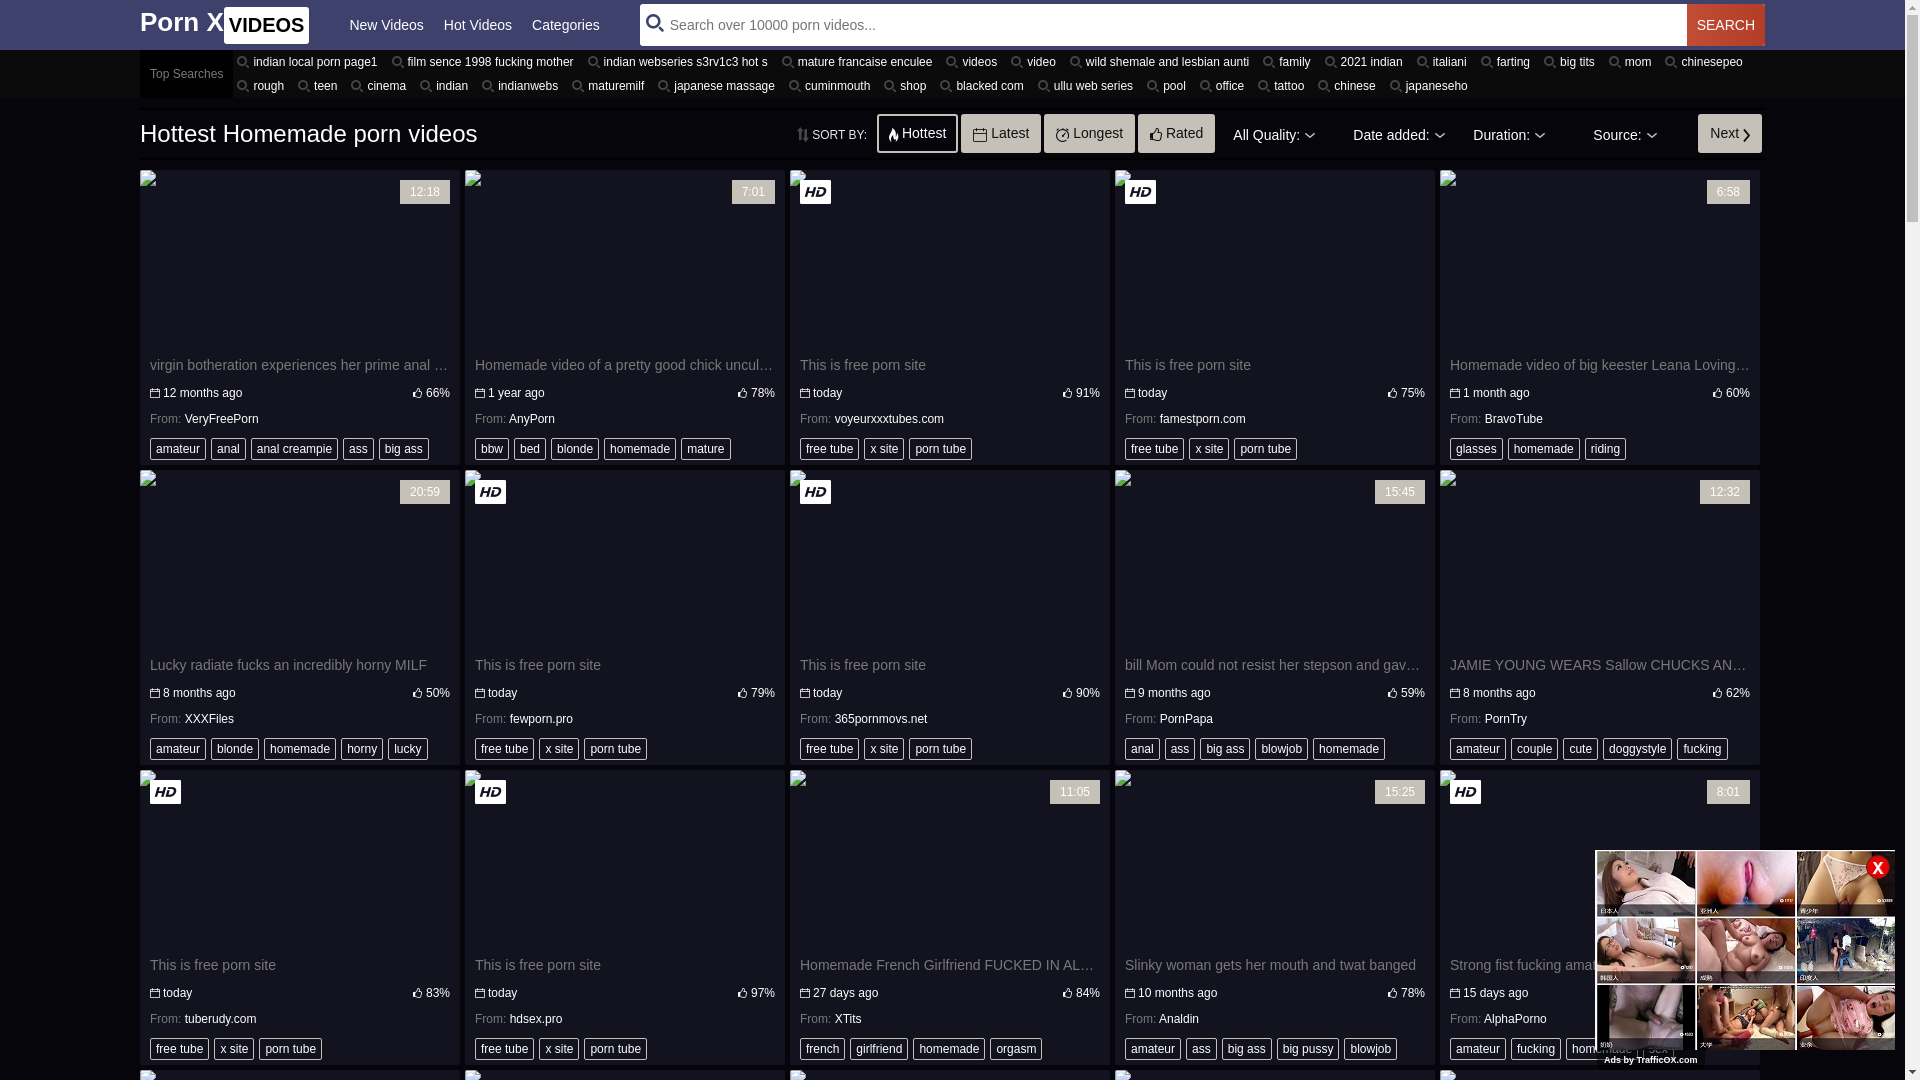 The image size is (1920, 1080). Describe the element at coordinates (1579, 748) in the screenshot. I see `'cute'` at that location.